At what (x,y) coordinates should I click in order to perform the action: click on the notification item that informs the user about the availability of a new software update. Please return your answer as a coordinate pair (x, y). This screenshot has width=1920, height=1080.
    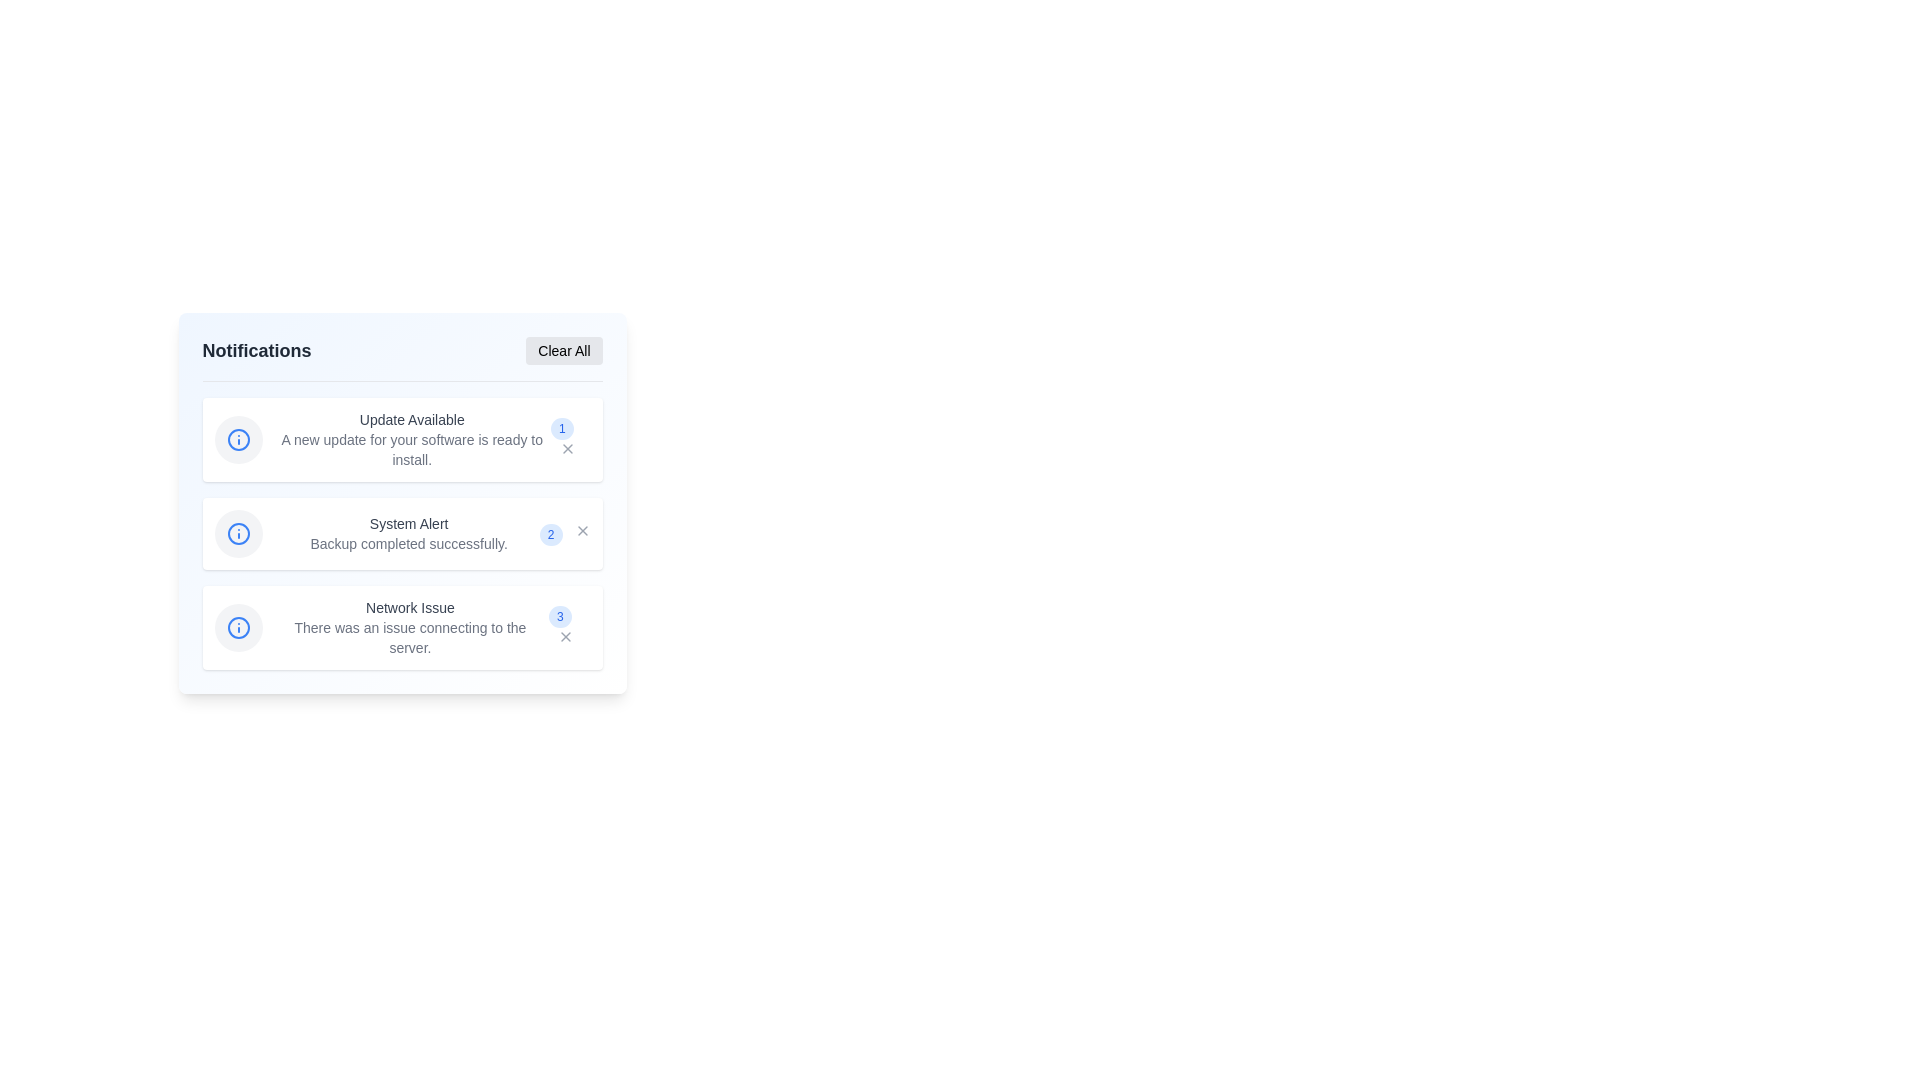
    Looking at the image, I should click on (401, 438).